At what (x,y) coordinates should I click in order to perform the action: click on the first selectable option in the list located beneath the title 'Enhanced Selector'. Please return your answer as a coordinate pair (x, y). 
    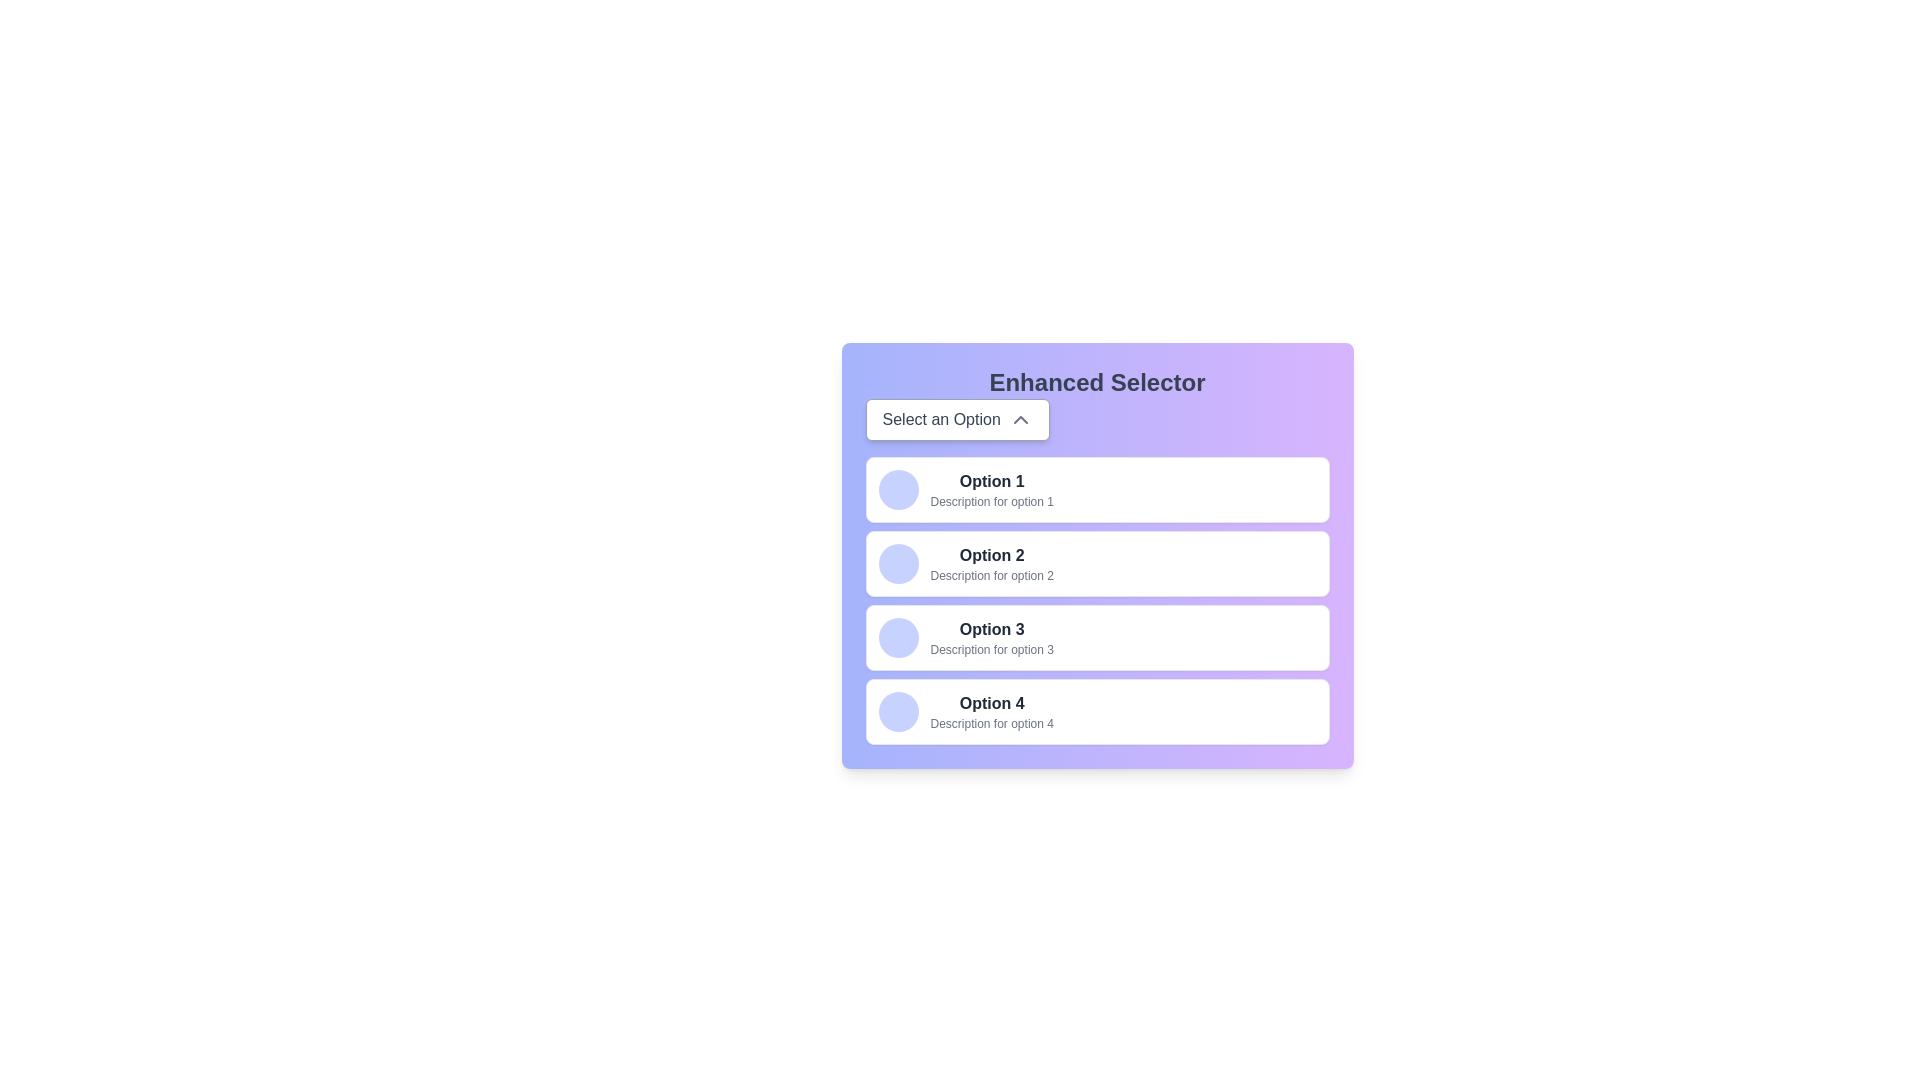
    Looking at the image, I should click on (1096, 489).